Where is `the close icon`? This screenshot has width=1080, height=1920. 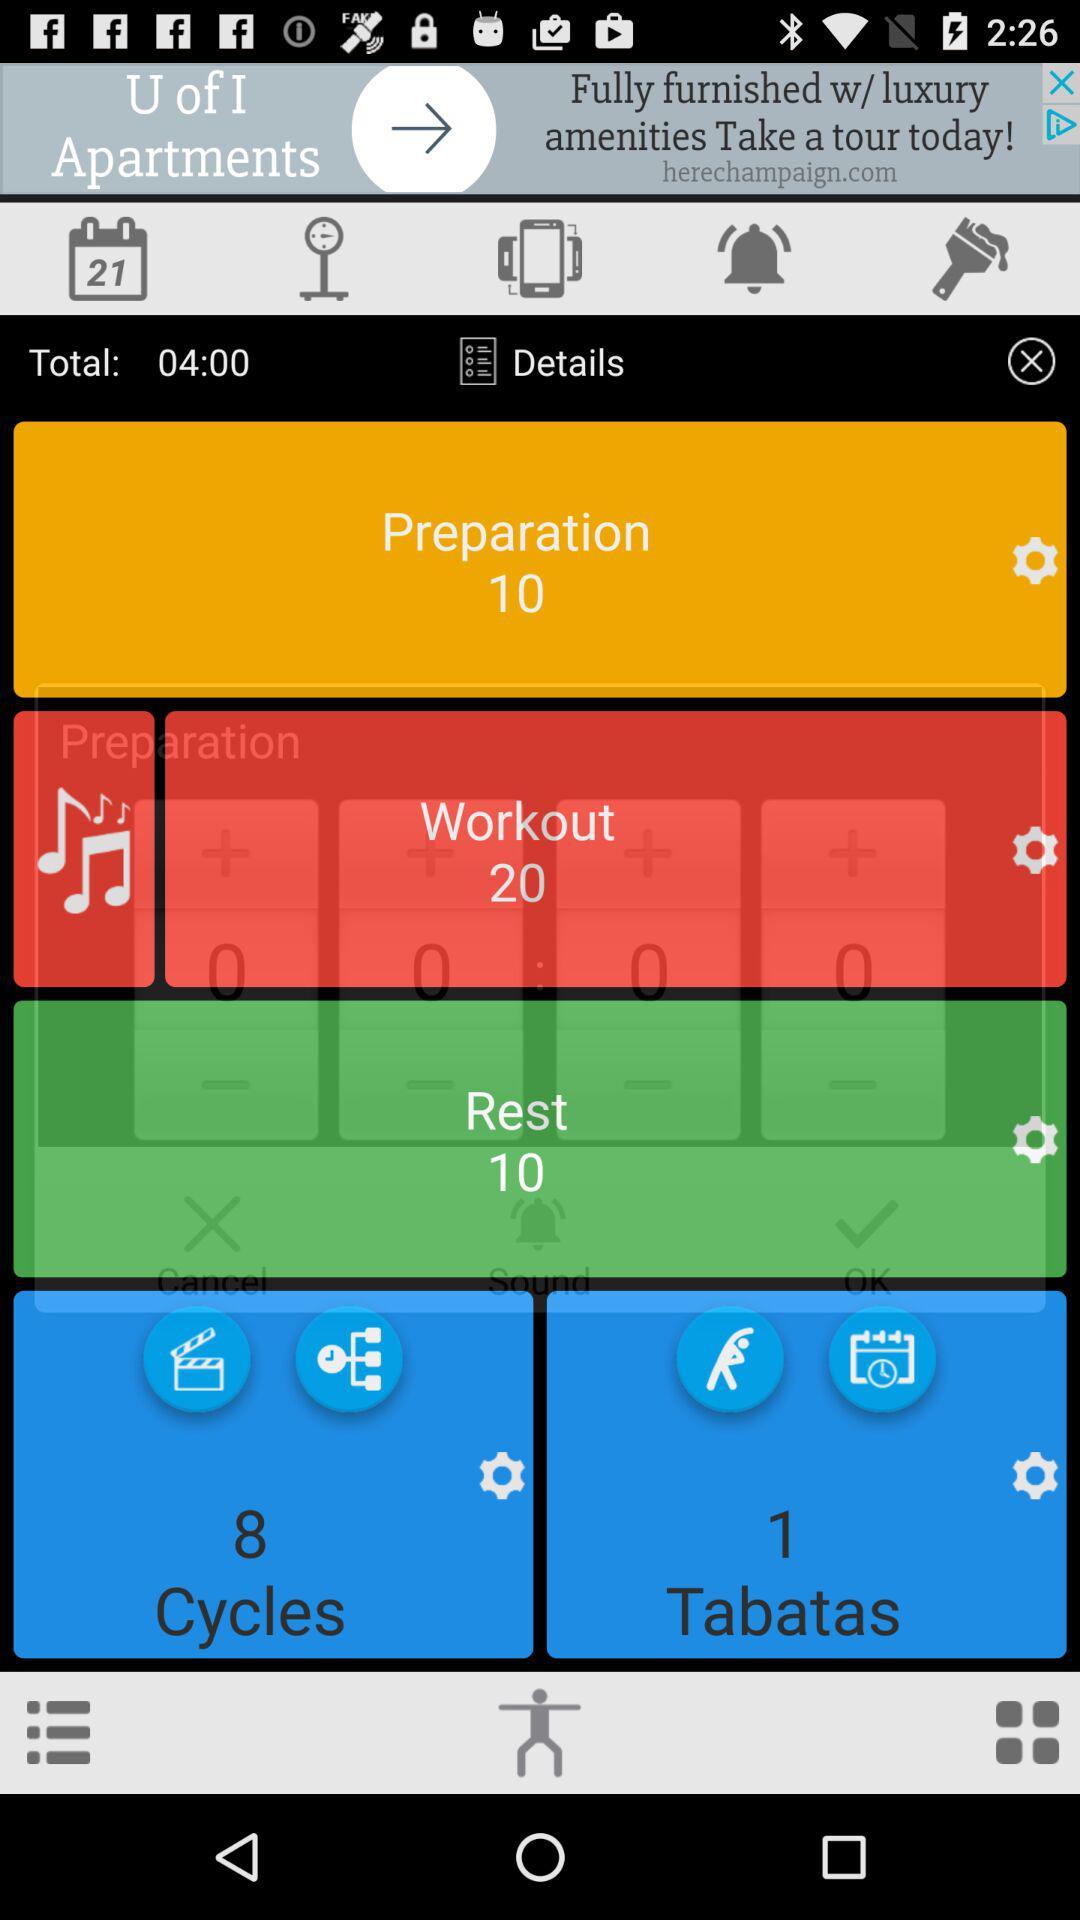 the close icon is located at coordinates (1031, 386).